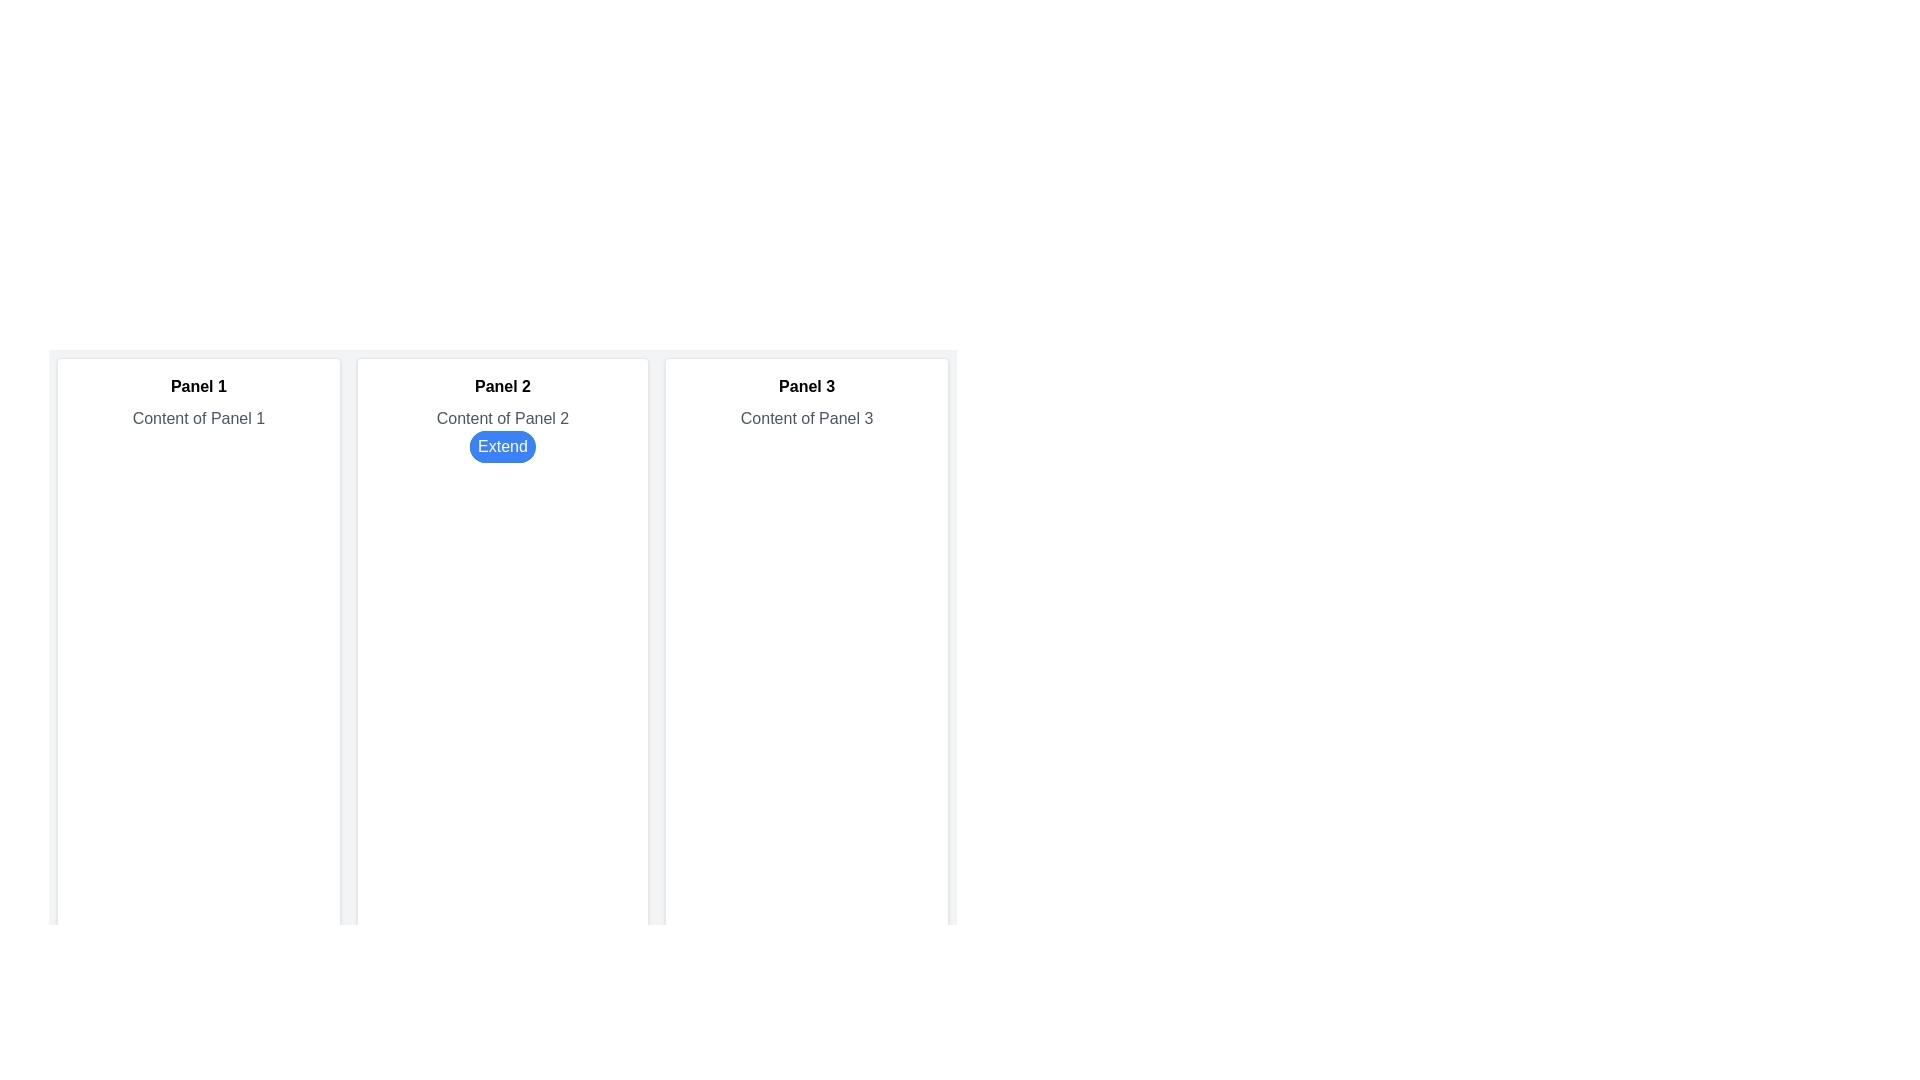 This screenshot has height=1080, width=1920. What do you see at coordinates (807, 418) in the screenshot?
I see `the text label displaying 'Content of Panel 3' located beneath the title 'Panel 3' in the card-like panel` at bounding box center [807, 418].